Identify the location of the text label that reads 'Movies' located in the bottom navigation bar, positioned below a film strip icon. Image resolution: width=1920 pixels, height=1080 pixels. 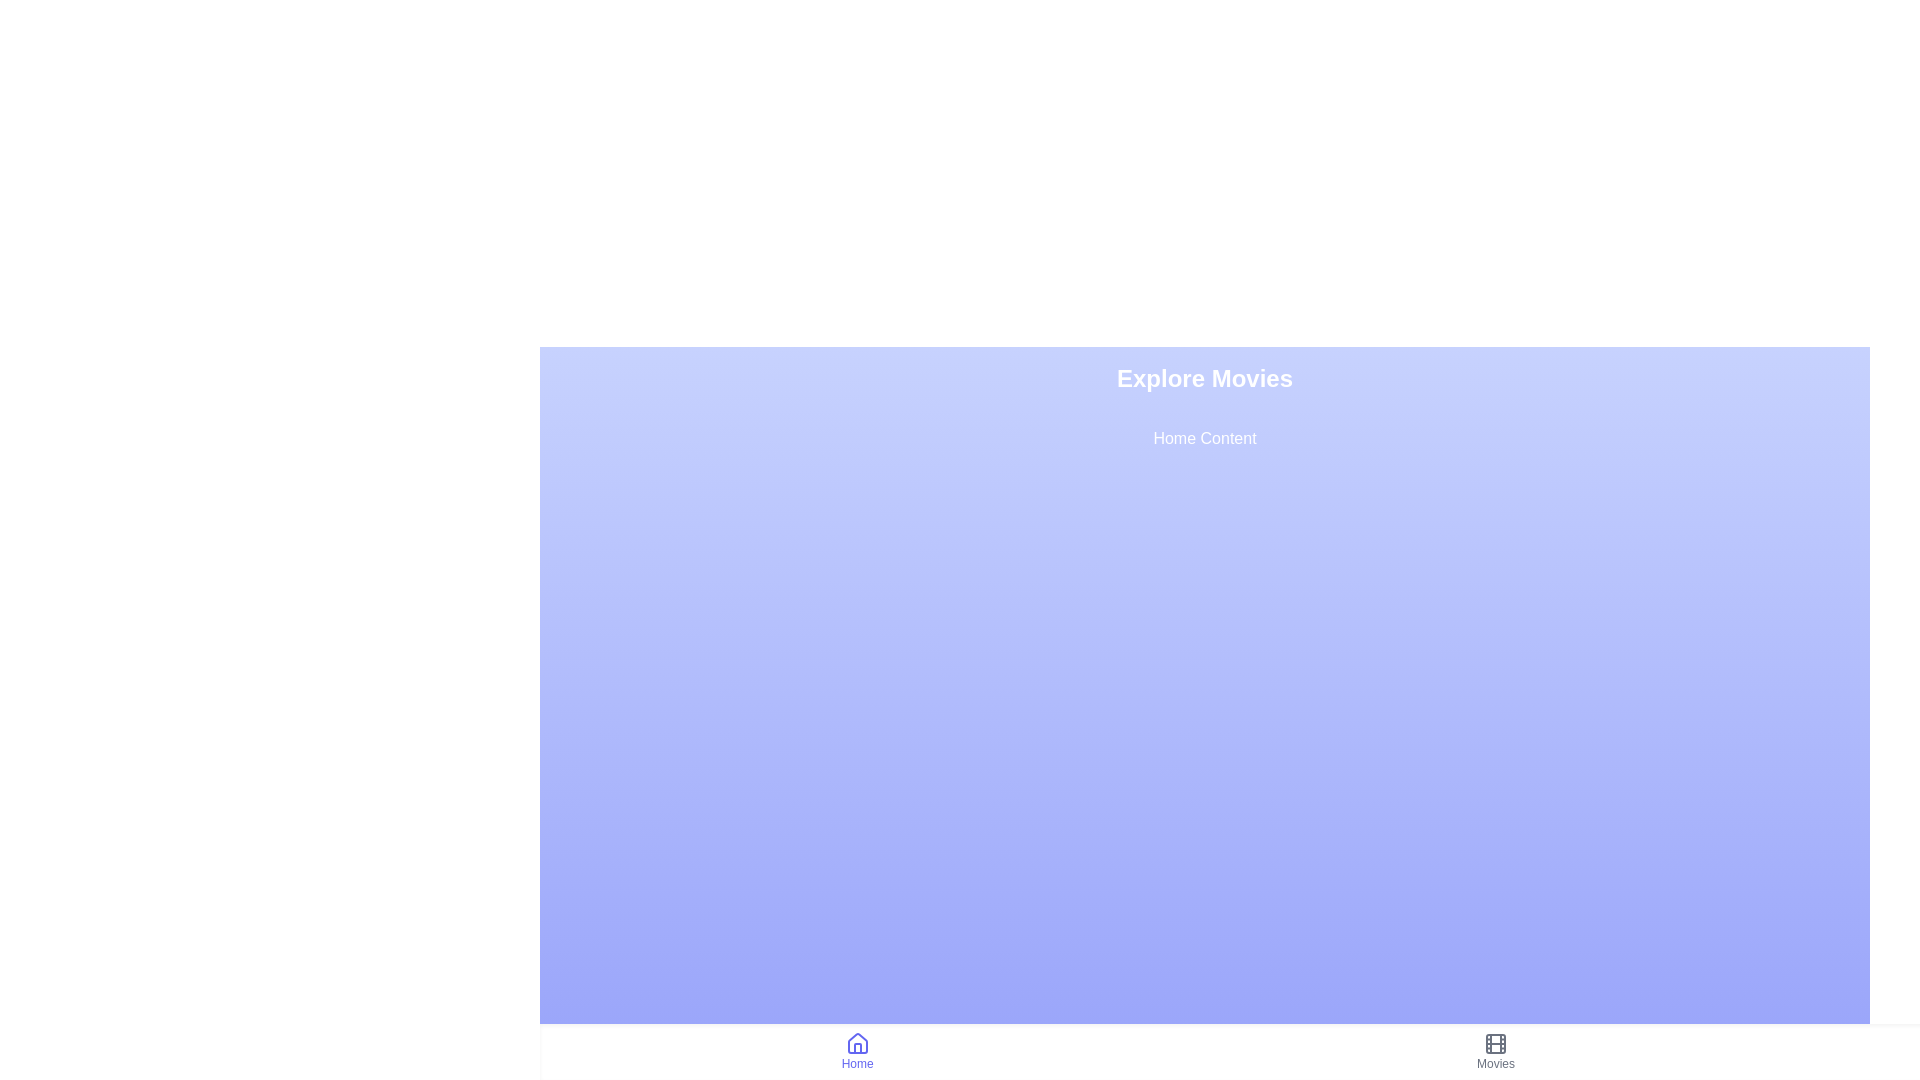
(1496, 1063).